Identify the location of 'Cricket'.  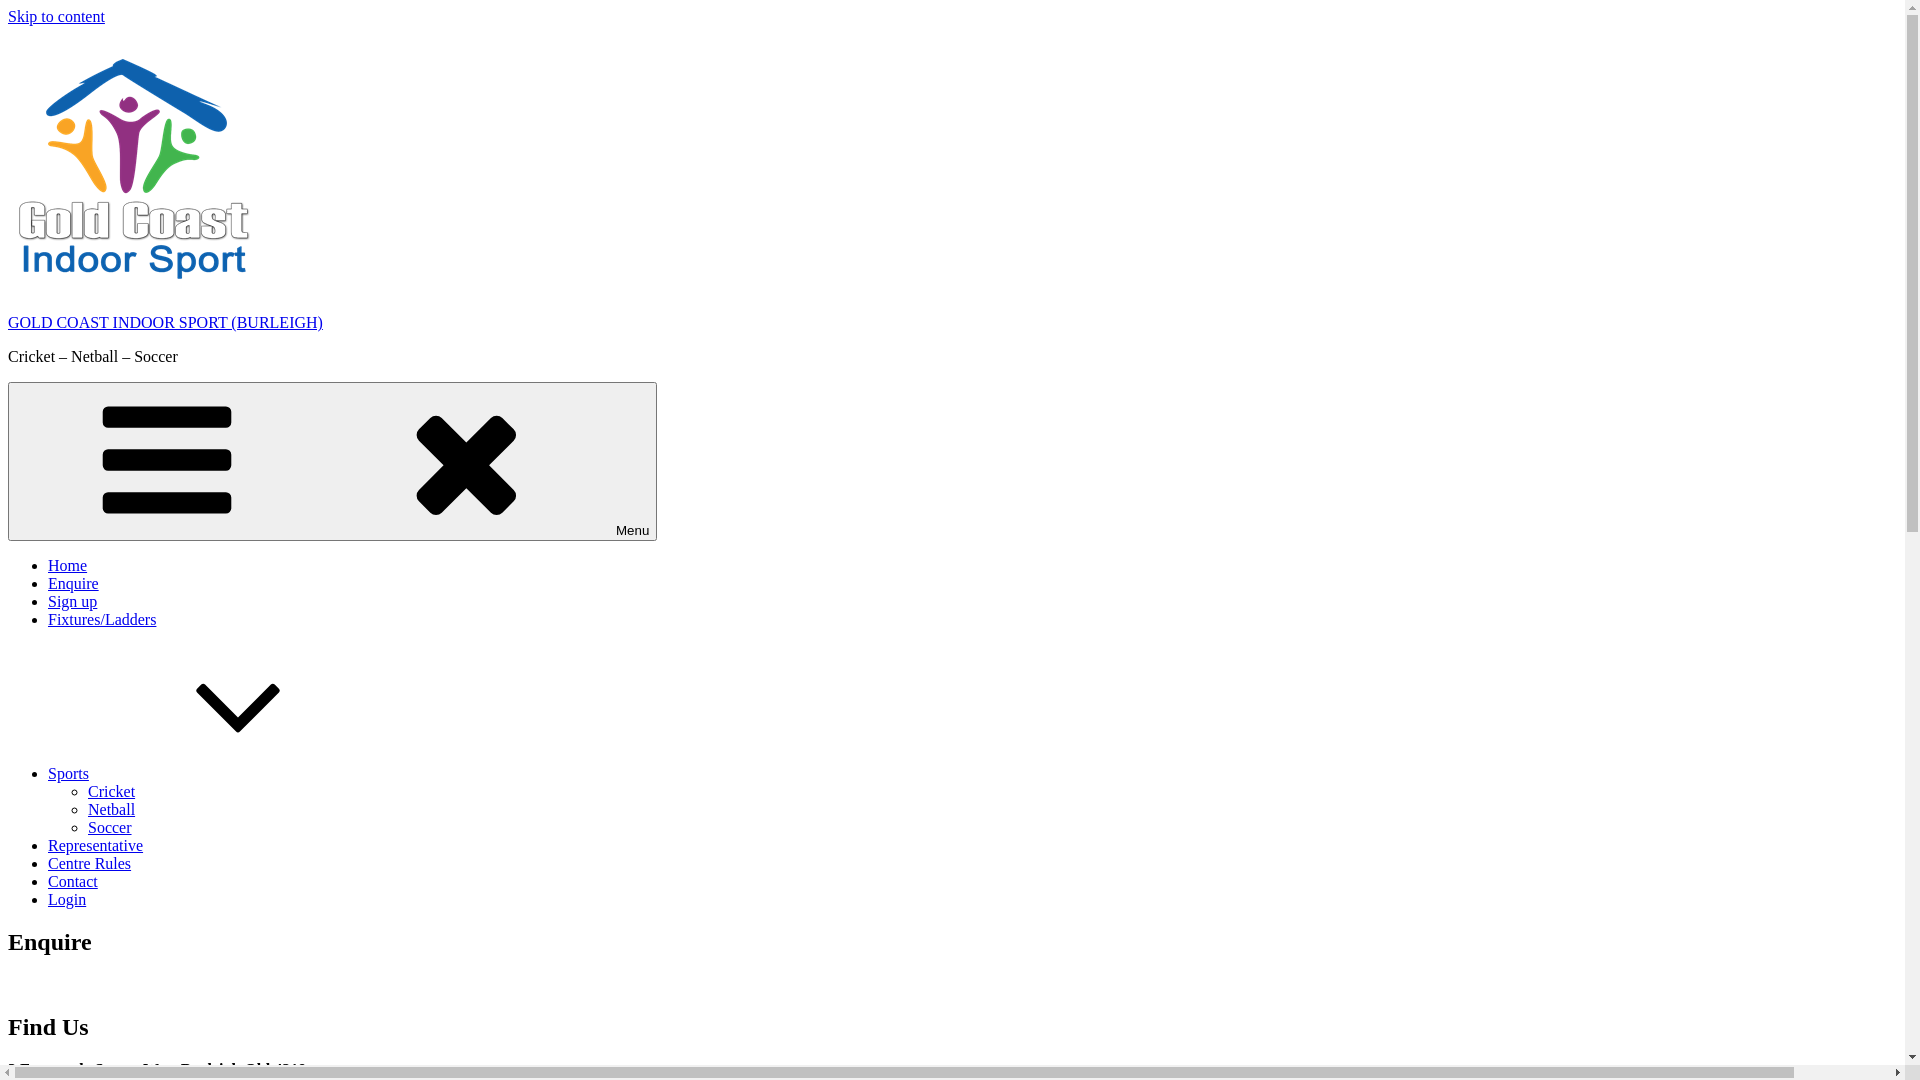
(110, 790).